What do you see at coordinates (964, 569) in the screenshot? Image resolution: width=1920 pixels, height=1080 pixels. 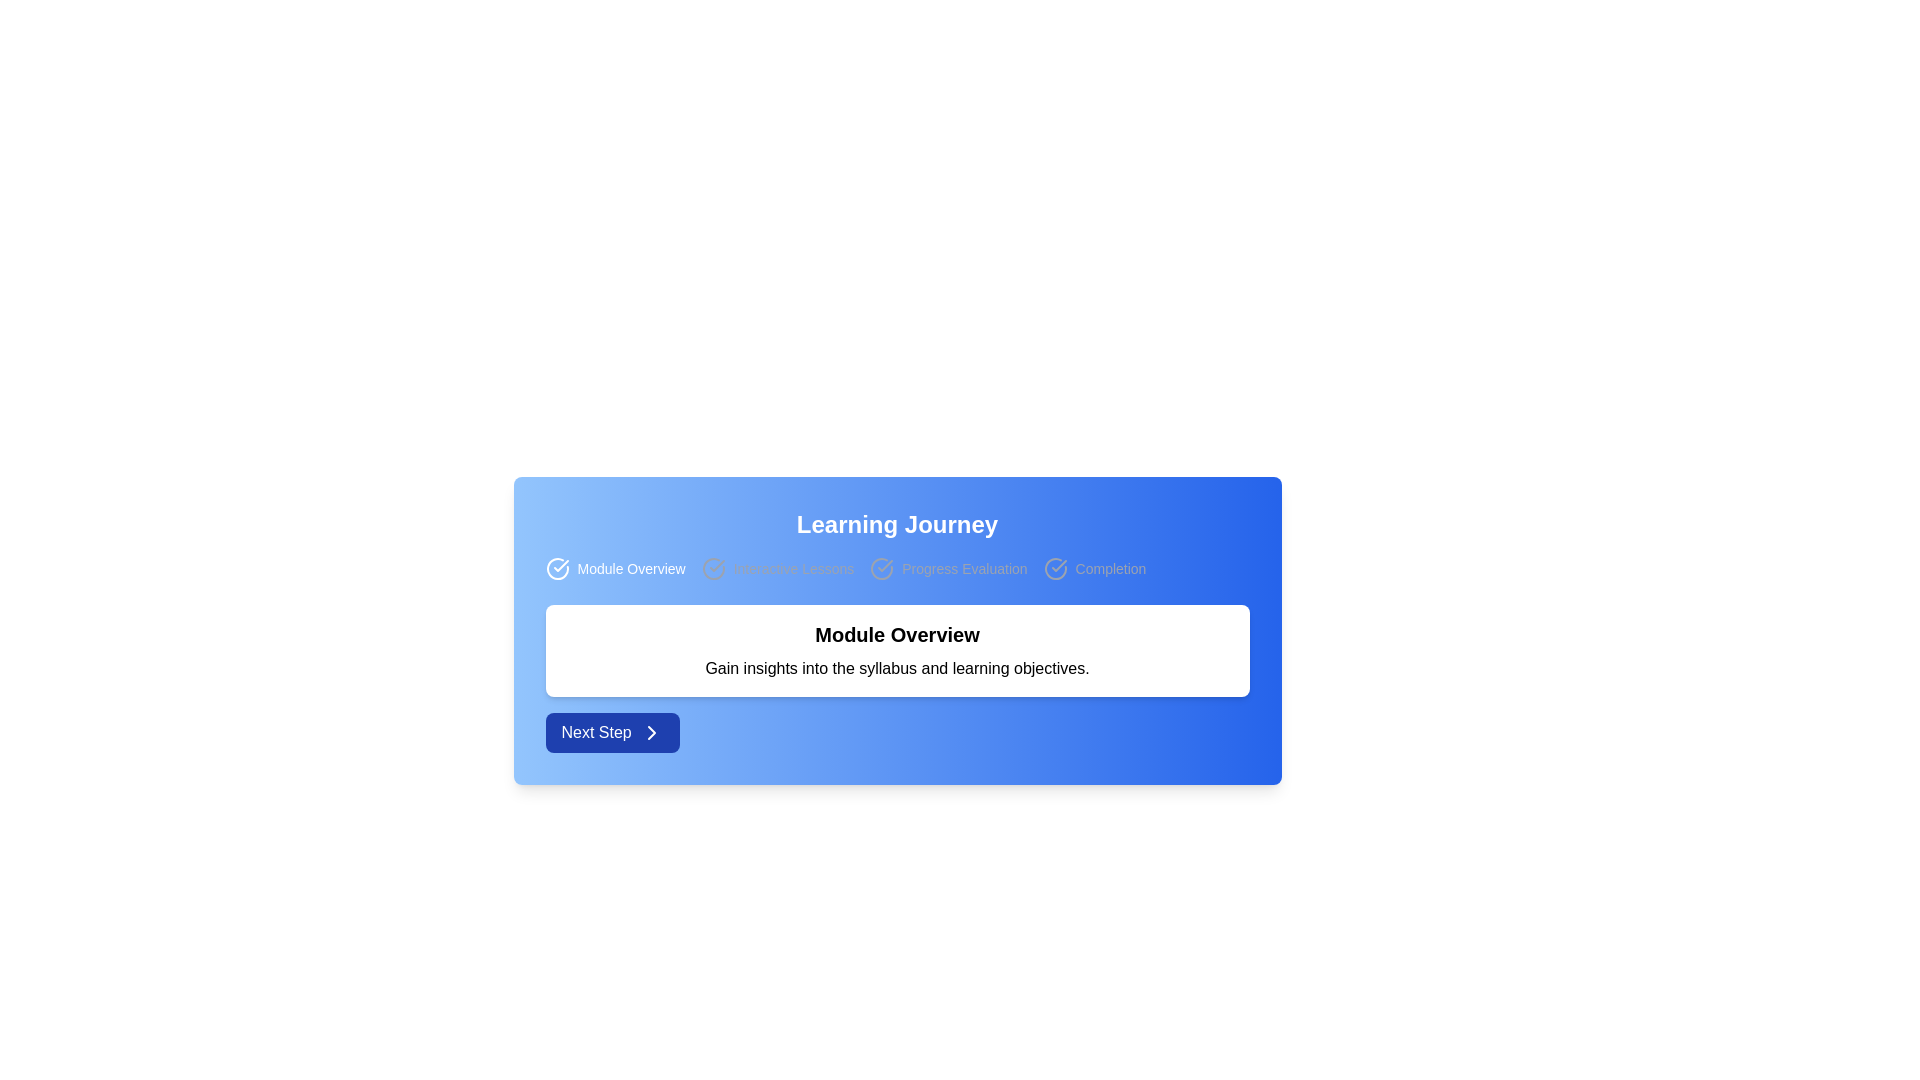 I see `the 'Progress Evaluation' text label, which is the third text element in a row of progress markers, styled in light gray and positioned beneath the 'Learning Journey' title` at bounding box center [964, 569].